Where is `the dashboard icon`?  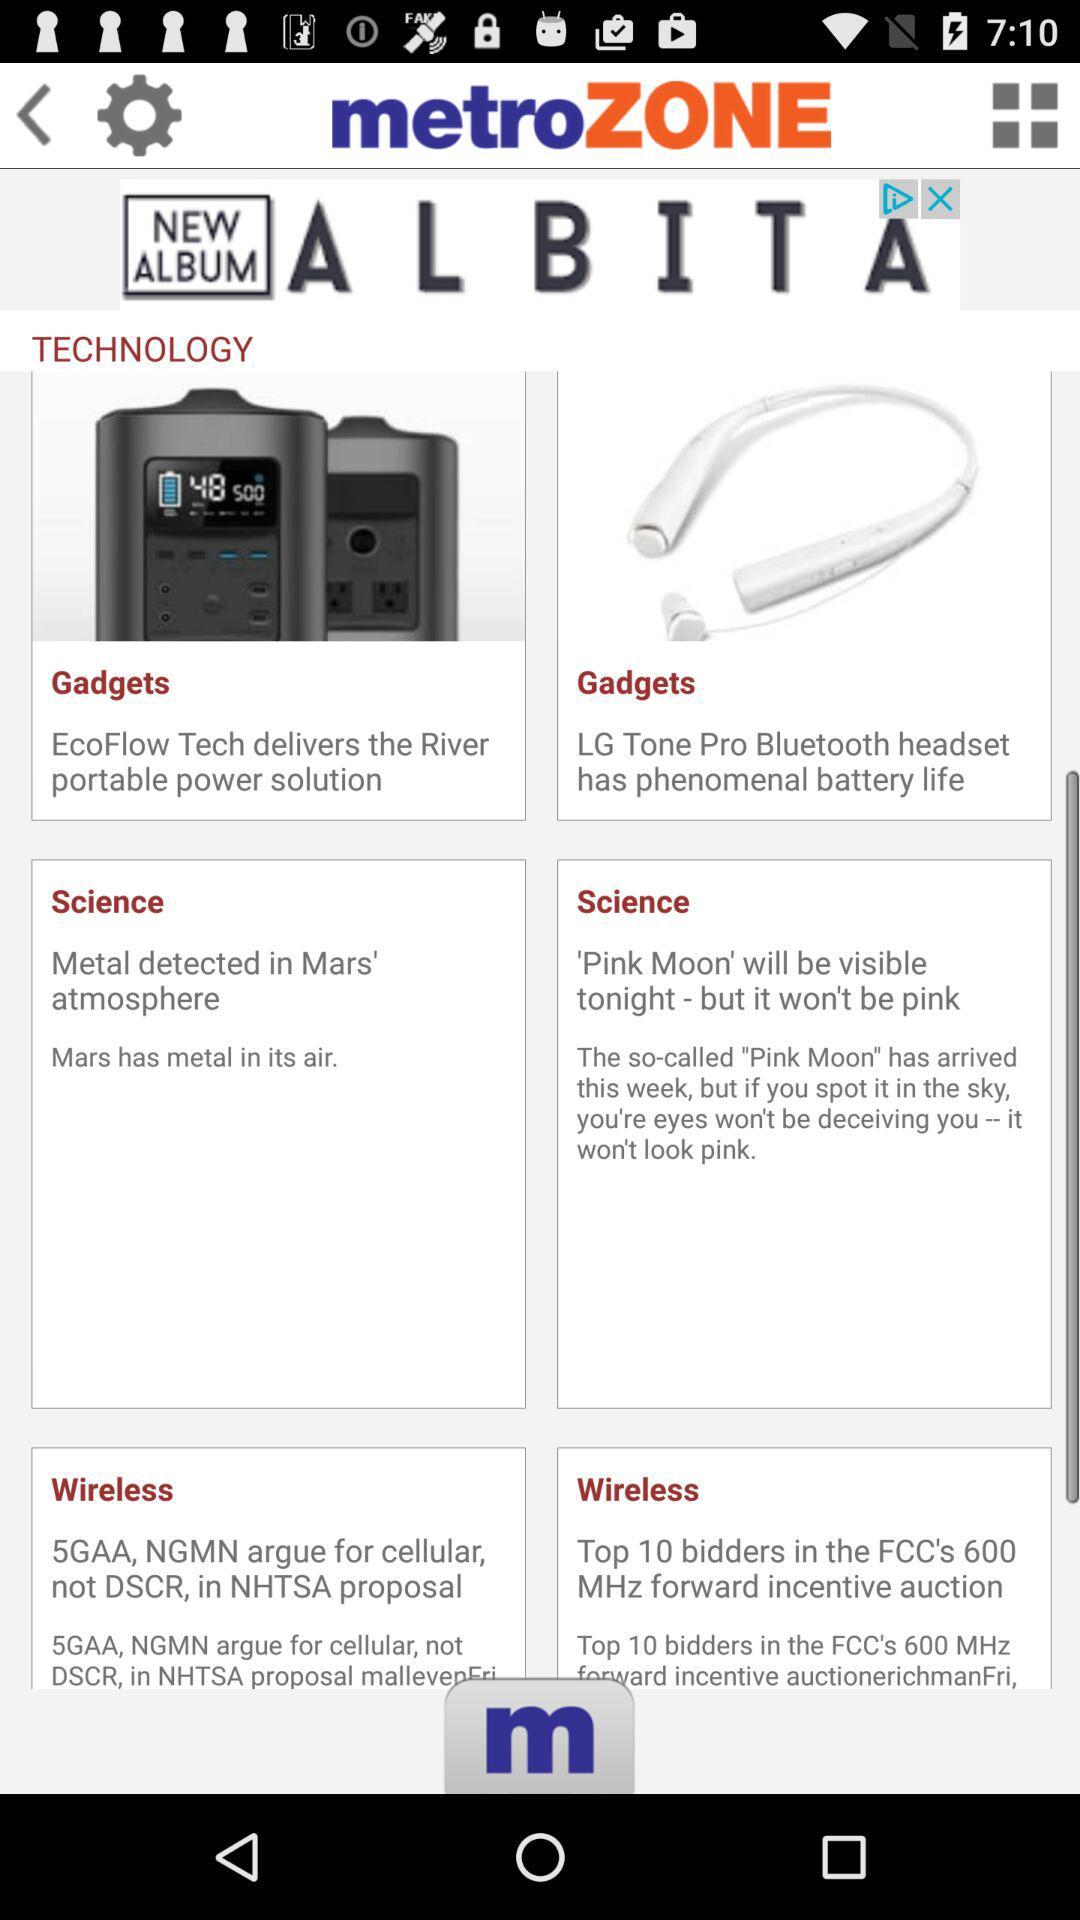
the dashboard icon is located at coordinates (1024, 122).